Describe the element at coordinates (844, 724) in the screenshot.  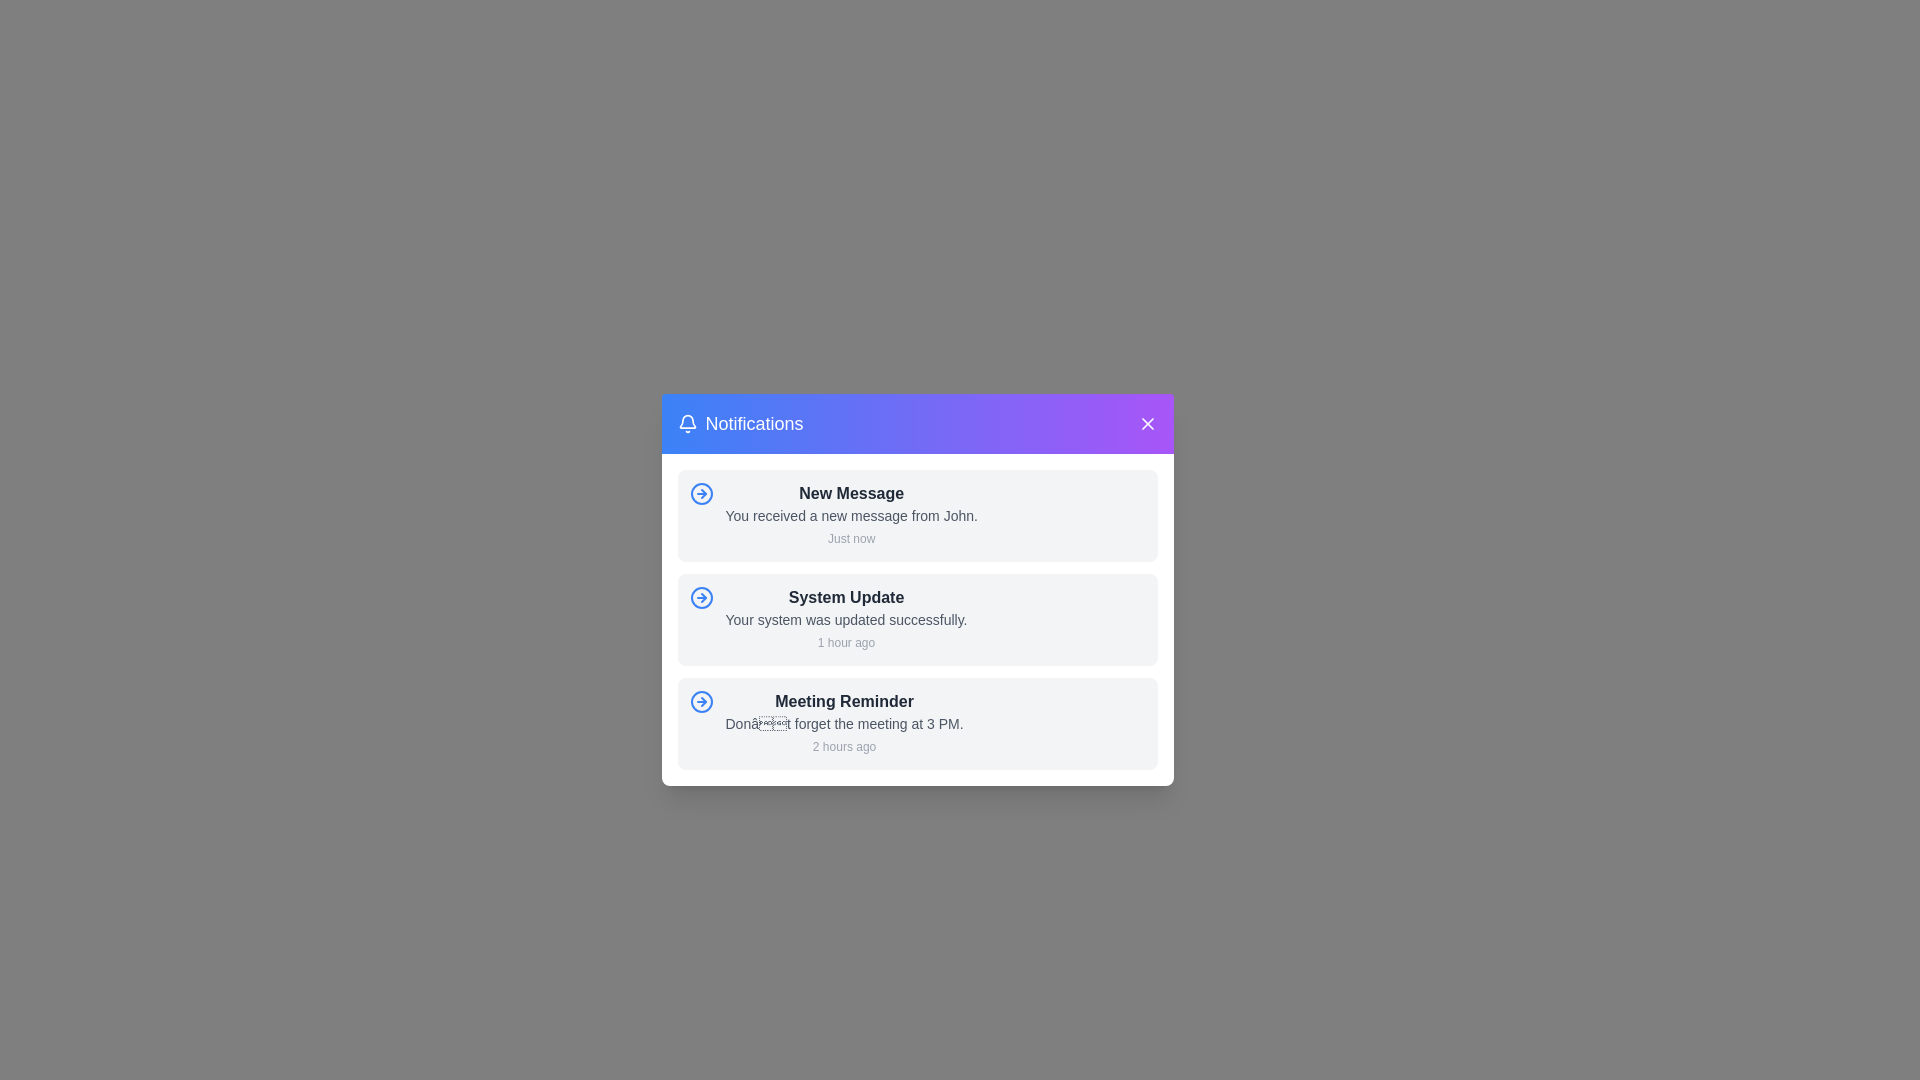
I see `the text label that reads 'Don’t forget the meeting at 3 PM.' located in the lower section of the 'Notifications' panel, which is part of the 'Meeting Reminder' notification item` at that location.